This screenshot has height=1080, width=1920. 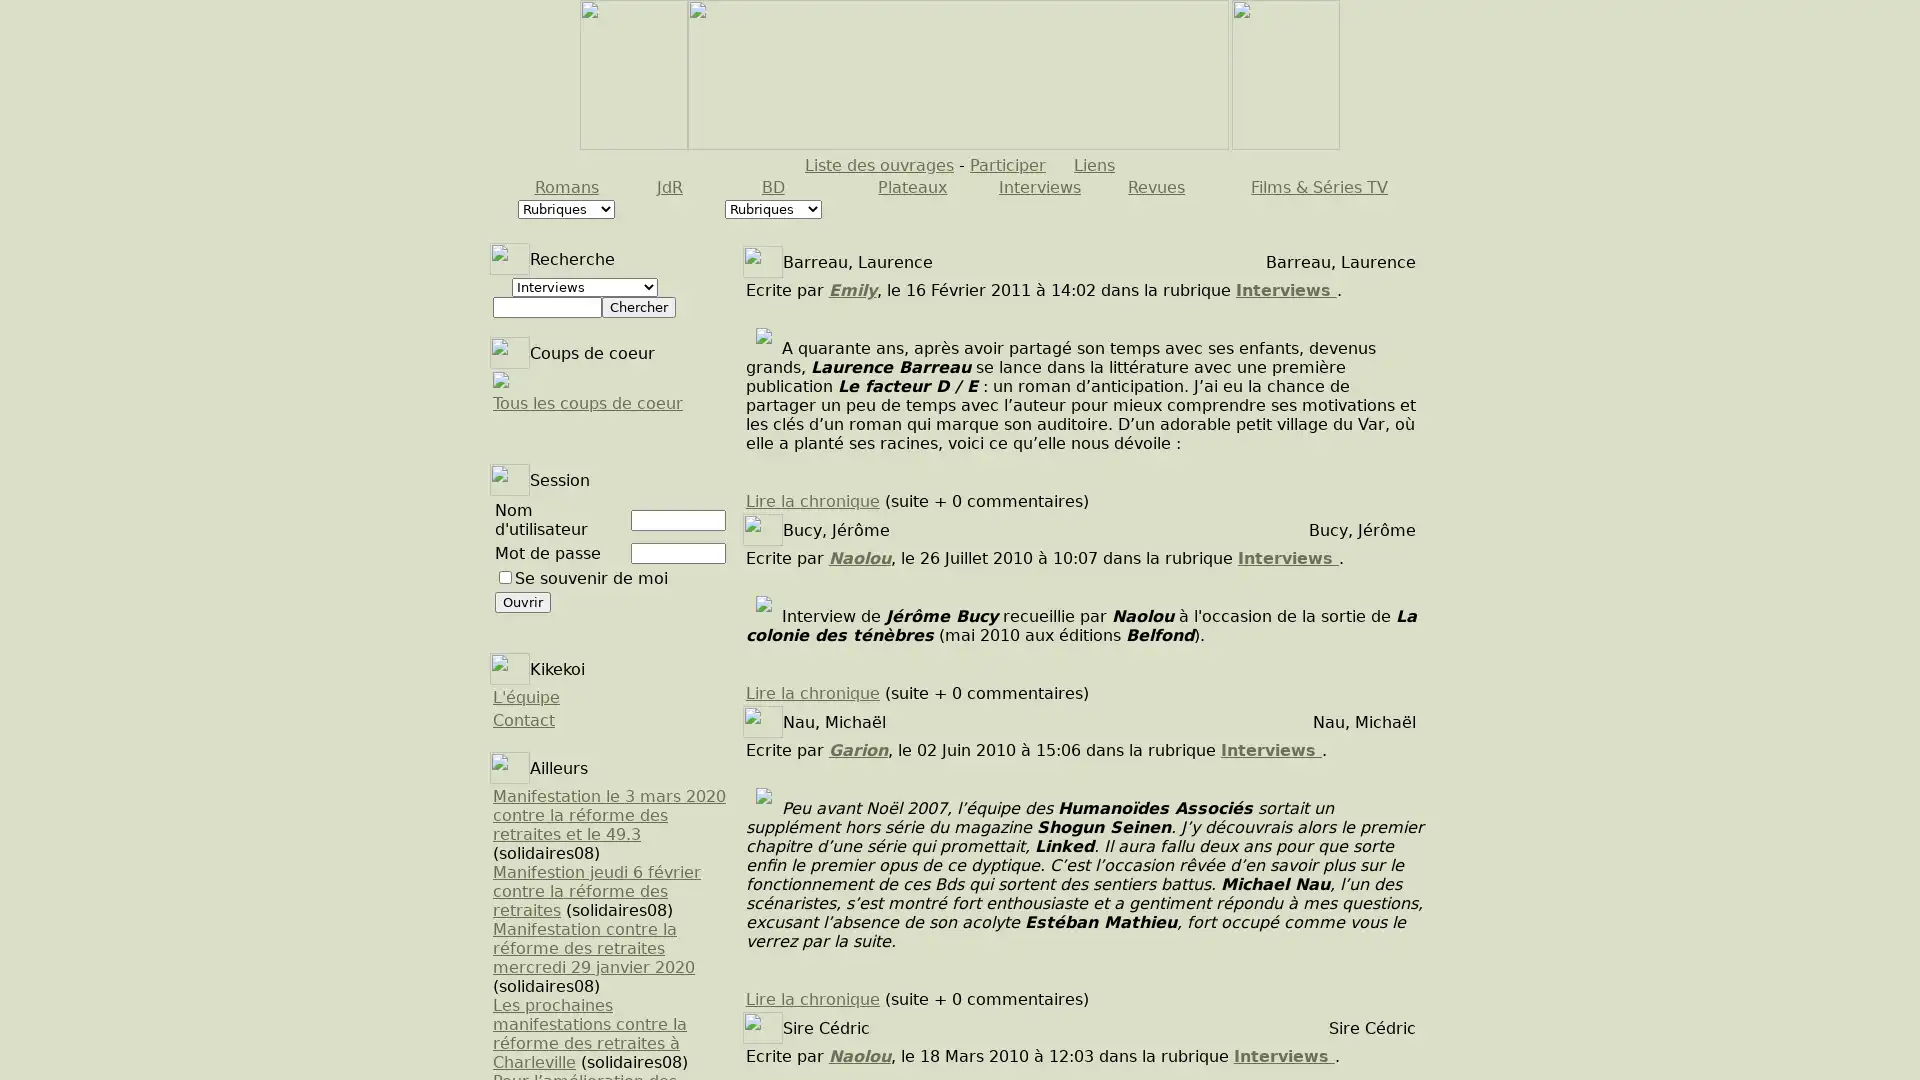 I want to click on Ouvrir, so click(x=523, y=601).